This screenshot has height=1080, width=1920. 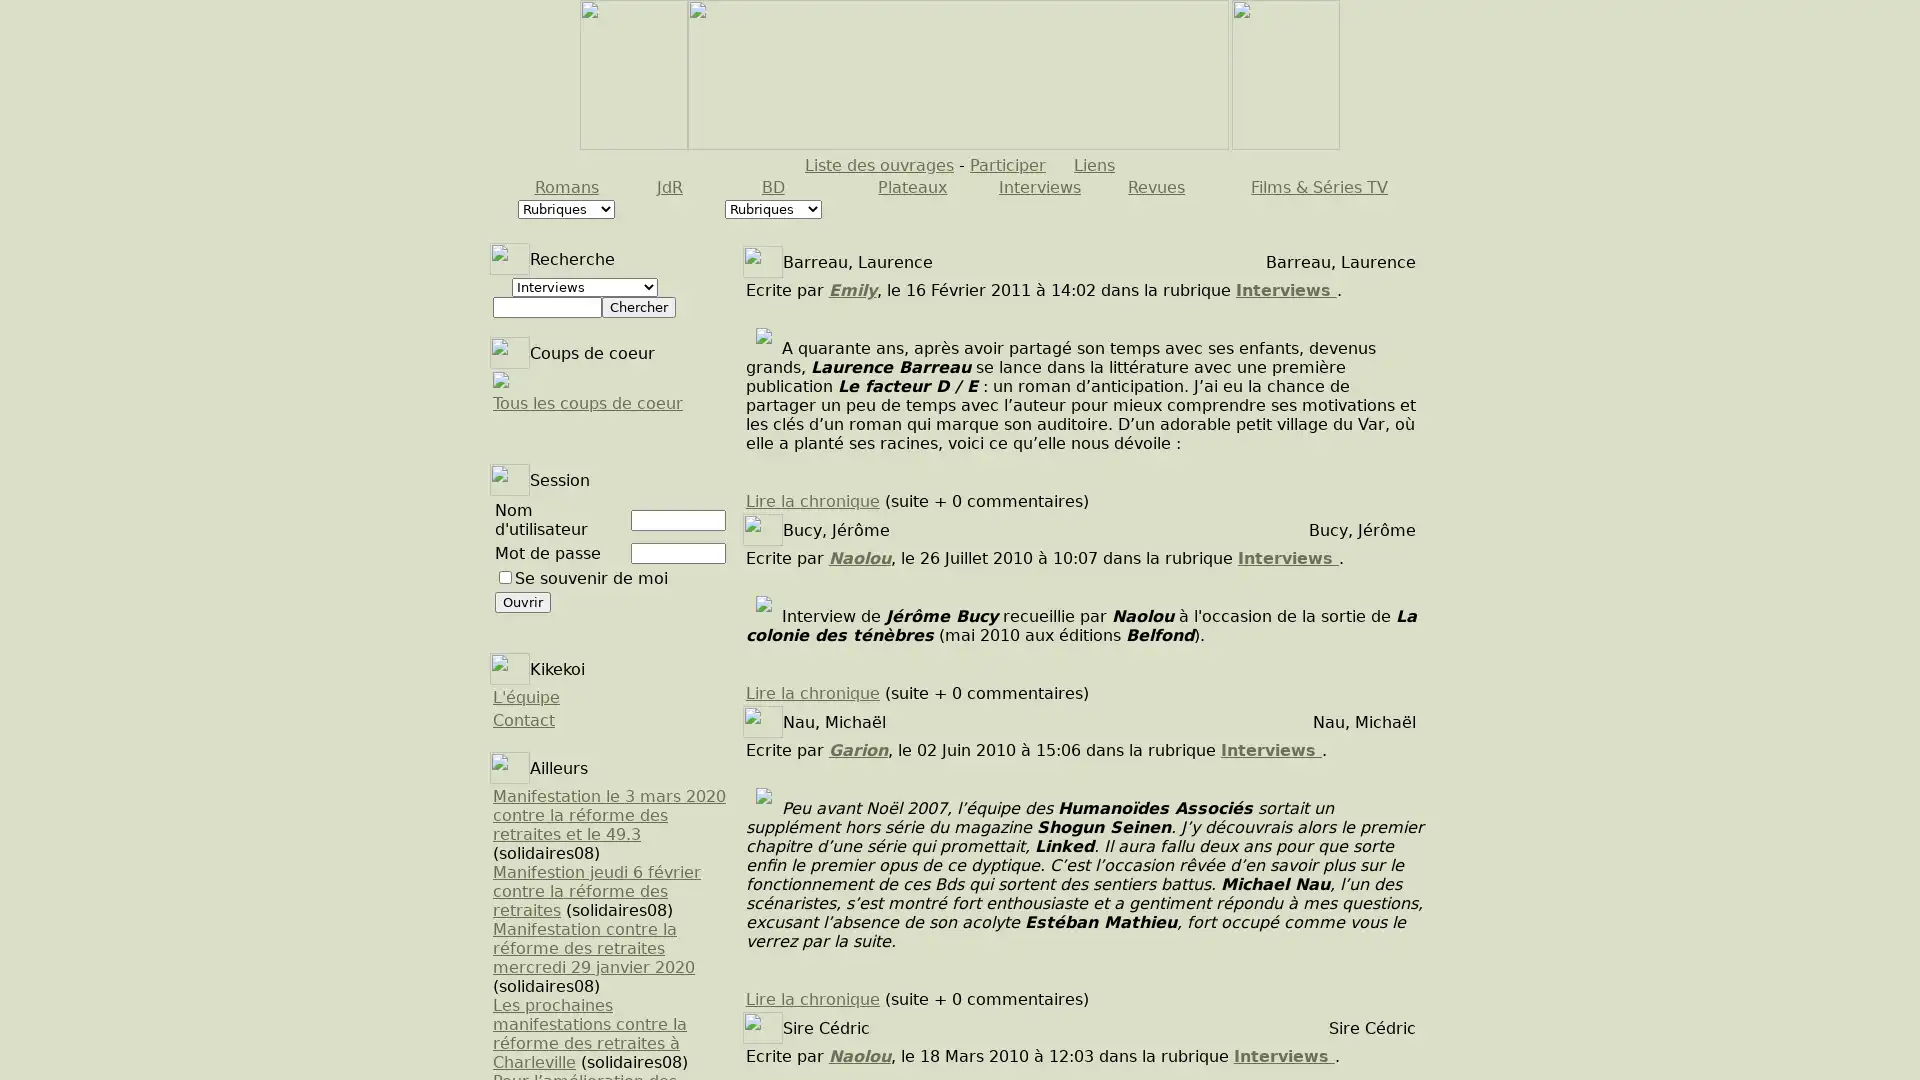 I want to click on Ouvrir, so click(x=523, y=601).